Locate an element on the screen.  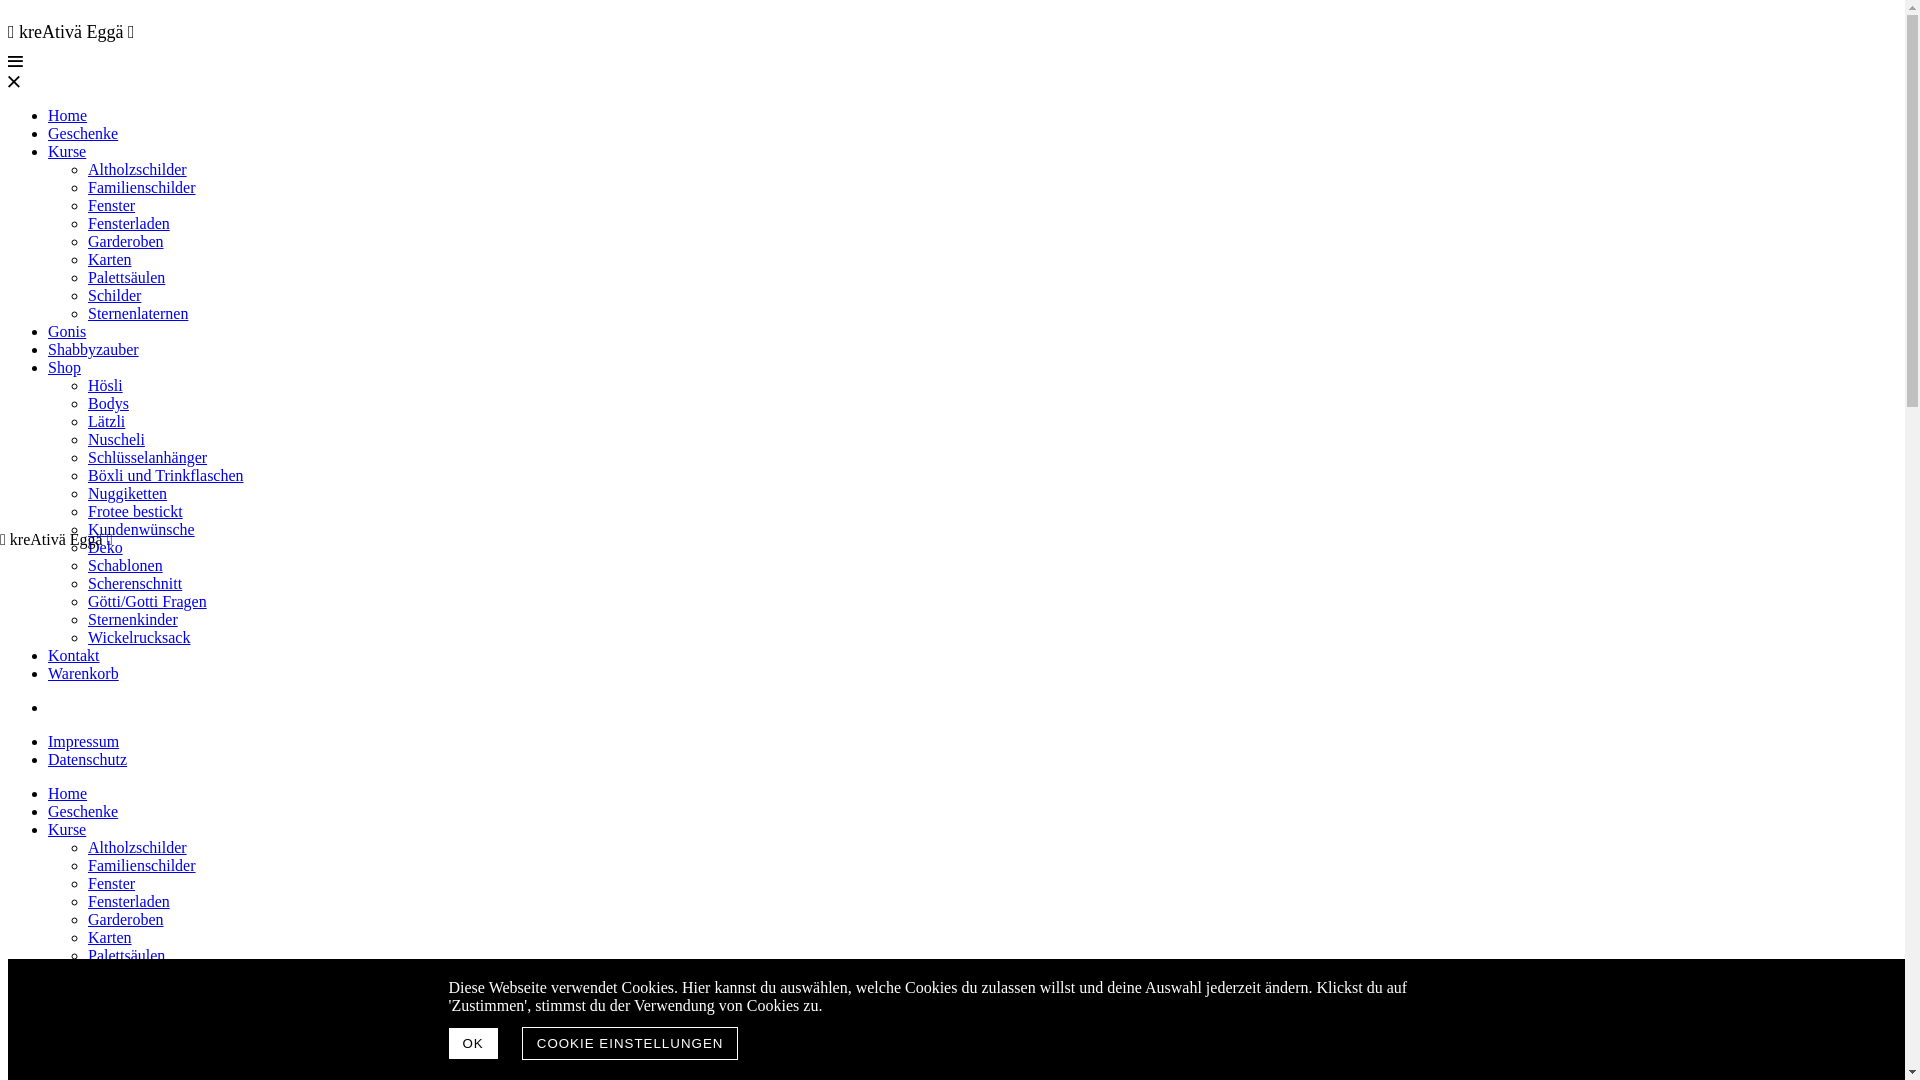
'Schilder' is located at coordinates (113, 295).